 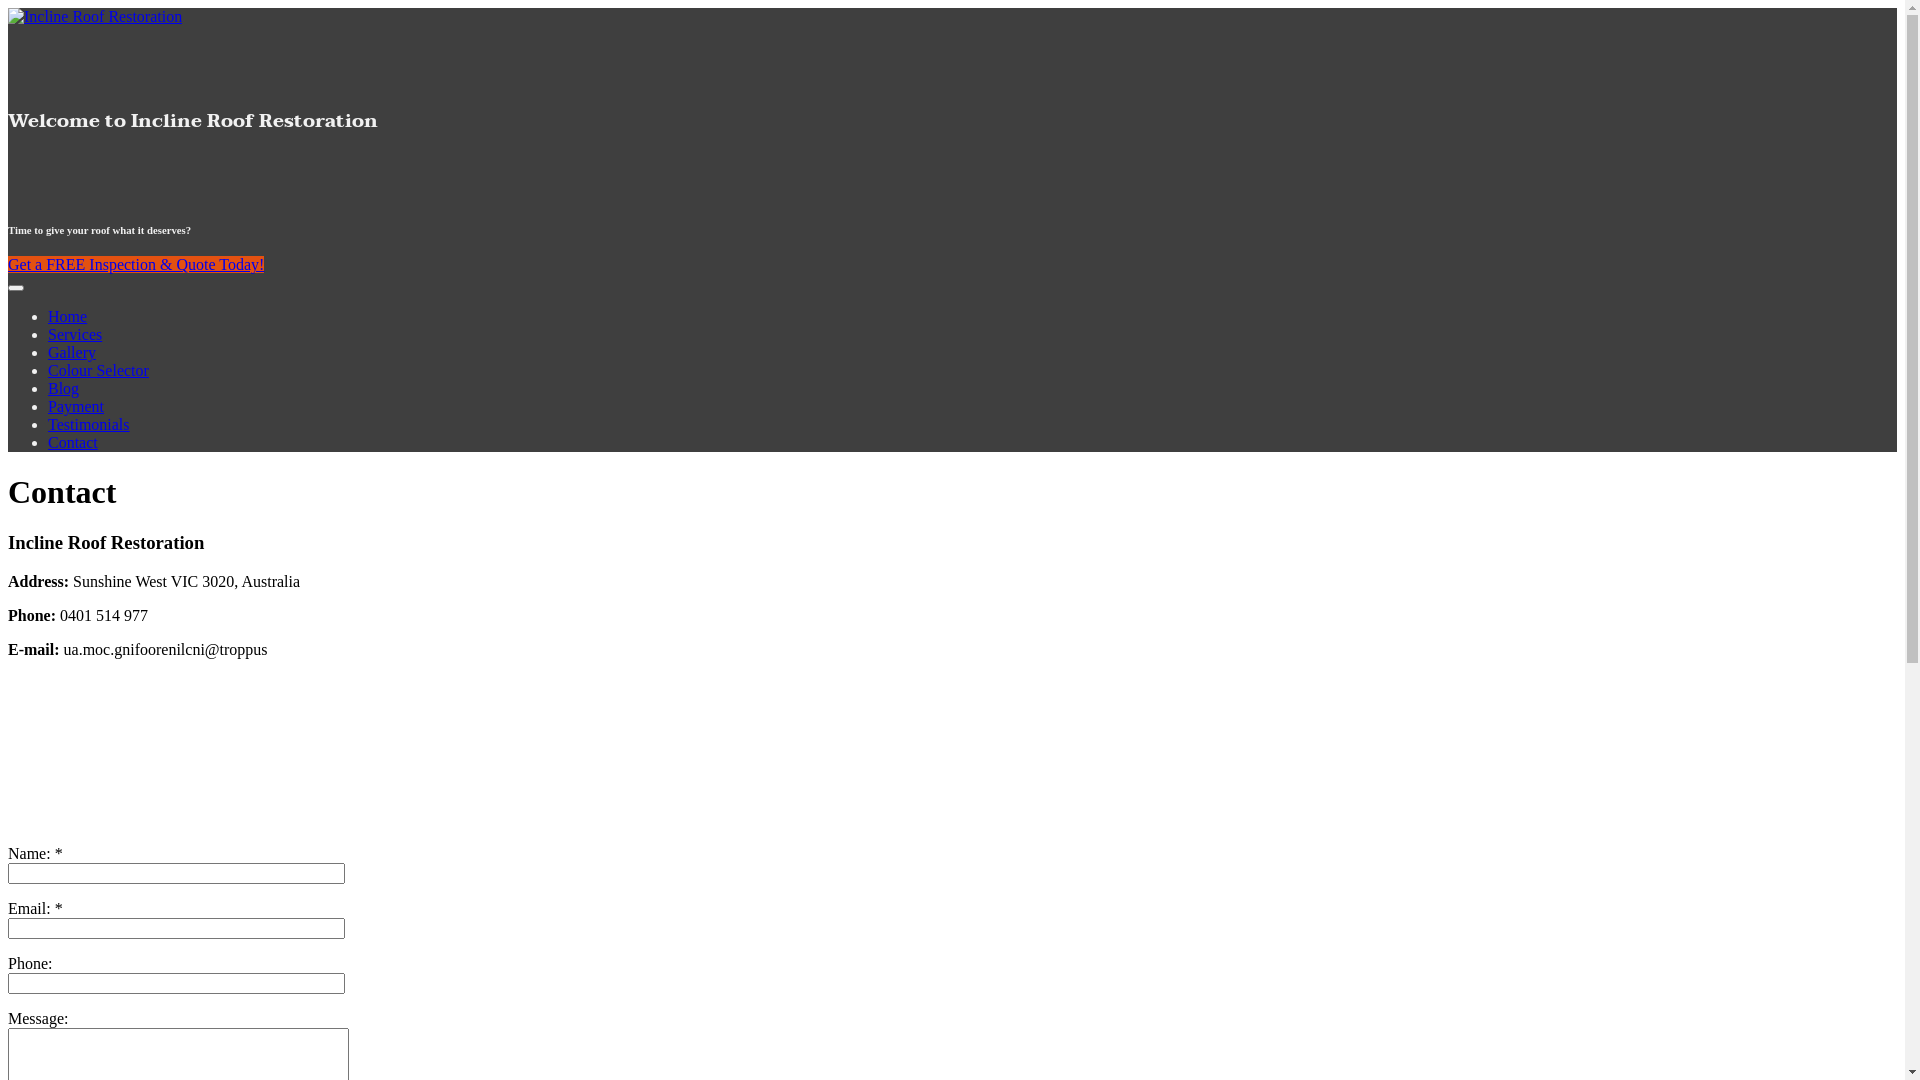 I want to click on 'Gallery', so click(x=72, y=351).